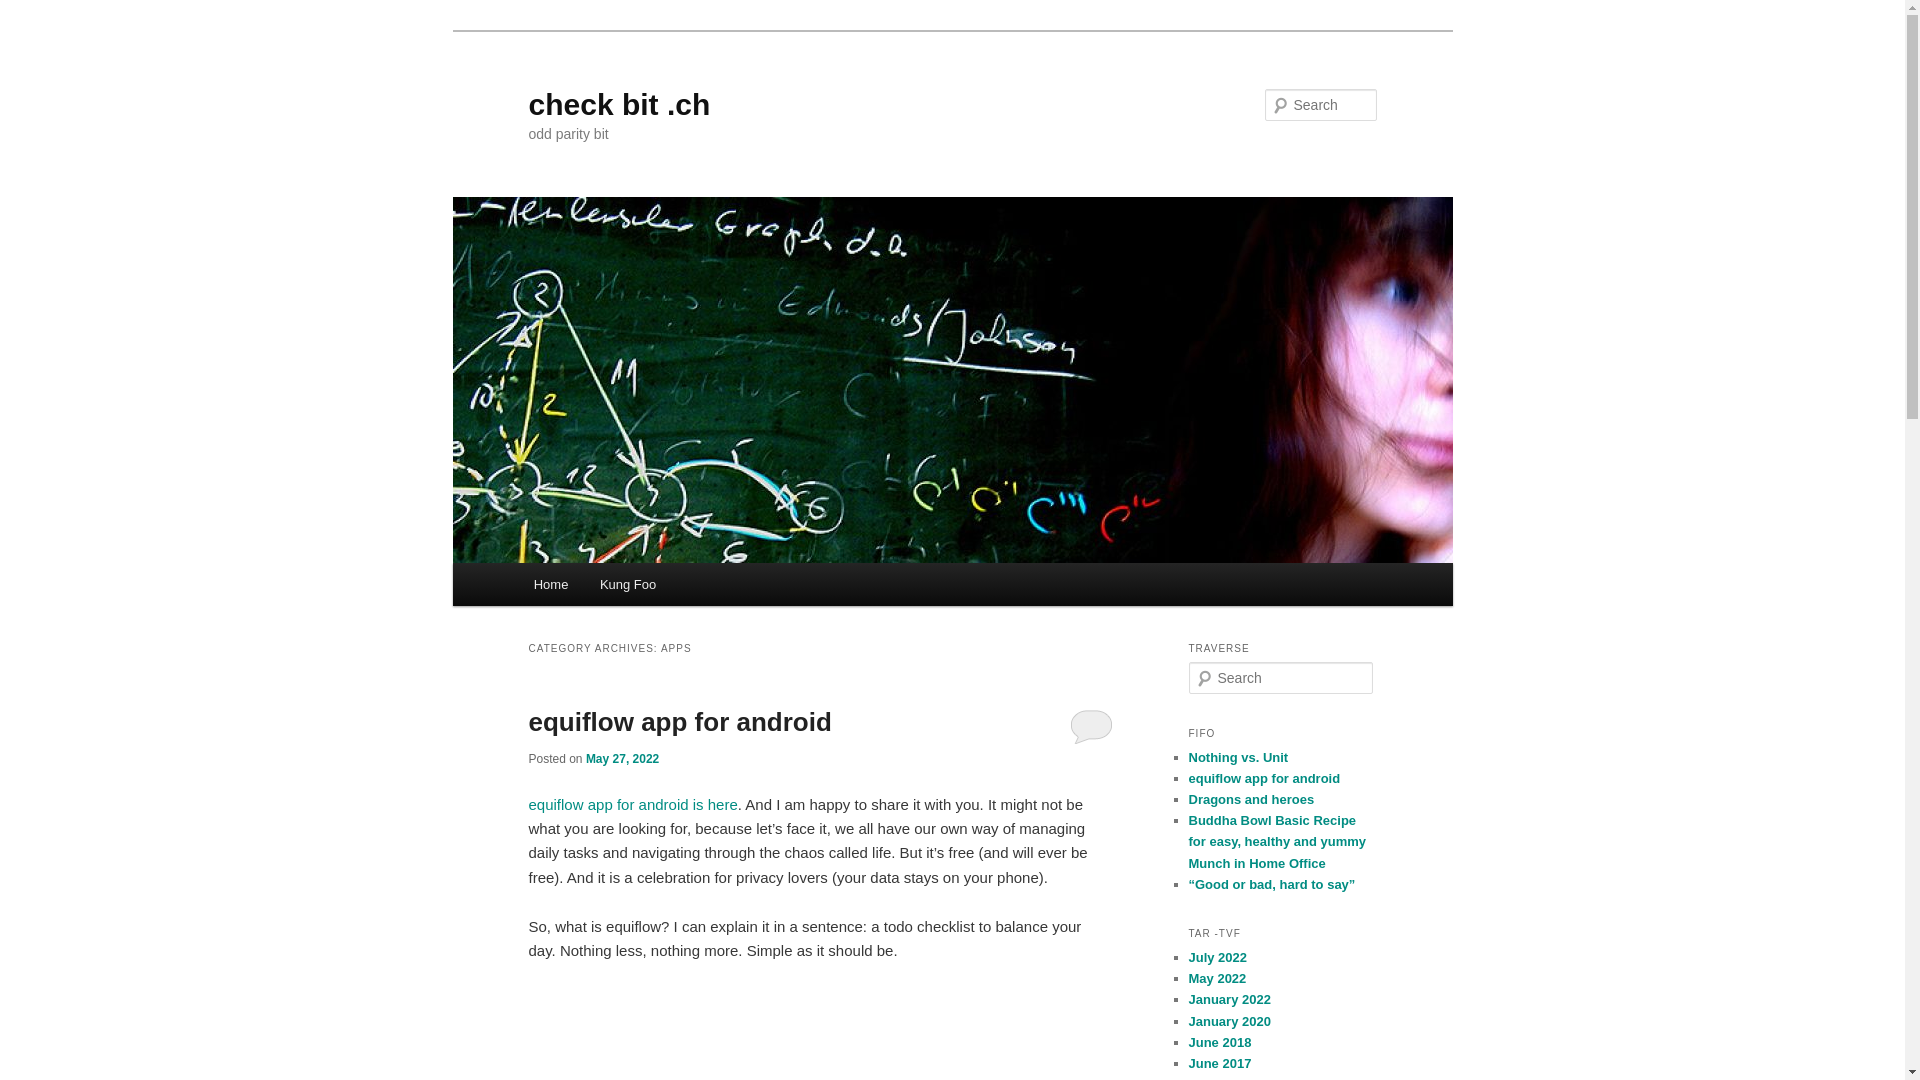  What do you see at coordinates (518, 584) in the screenshot?
I see `'Home'` at bounding box center [518, 584].